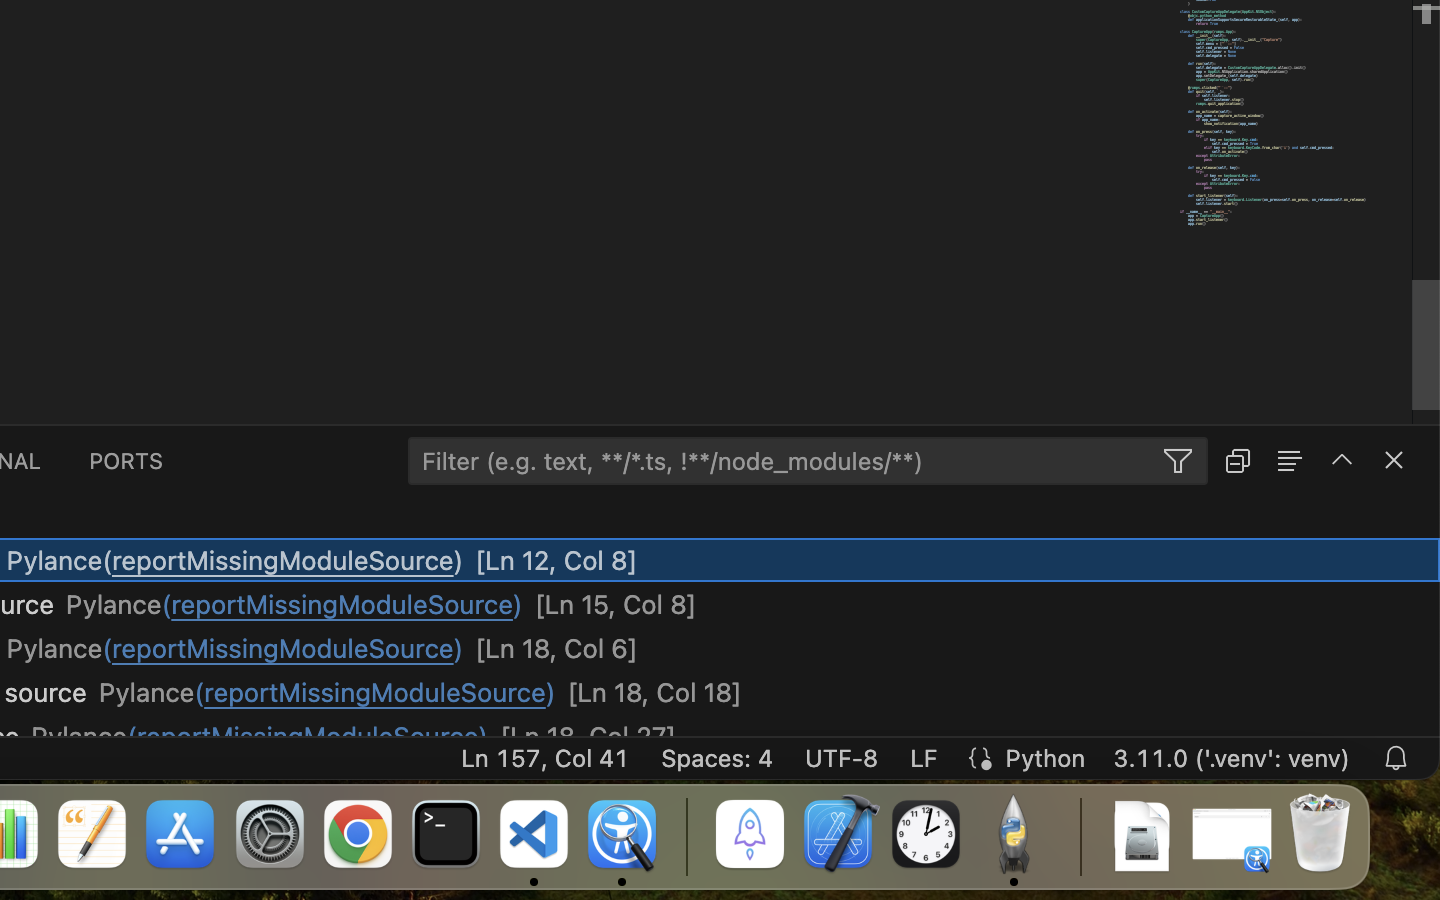 This screenshot has width=1440, height=900. Describe the element at coordinates (1340, 458) in the screenshot. I see `''` at that location.